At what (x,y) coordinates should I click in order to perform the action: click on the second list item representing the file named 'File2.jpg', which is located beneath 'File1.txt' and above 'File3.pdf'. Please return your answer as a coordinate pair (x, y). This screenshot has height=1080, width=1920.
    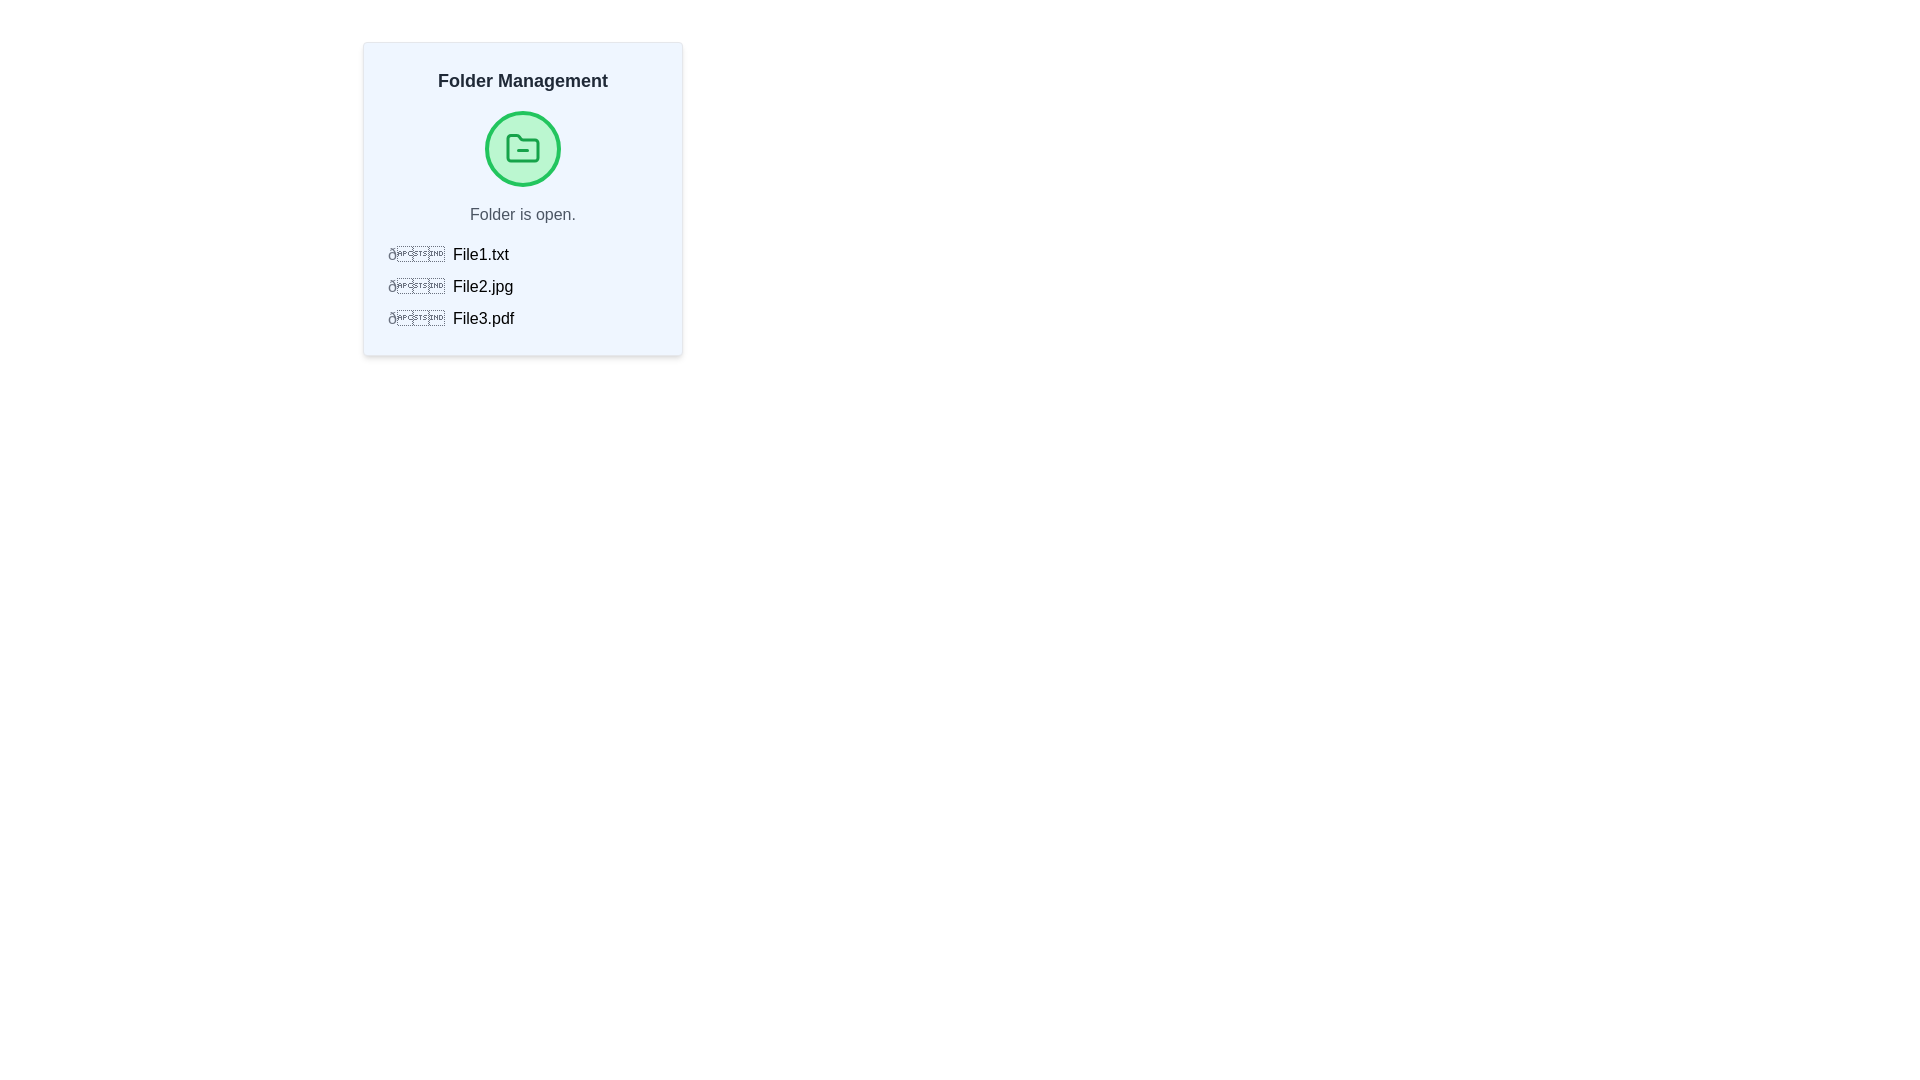
    Looking at the image, I should click on (523, 286).